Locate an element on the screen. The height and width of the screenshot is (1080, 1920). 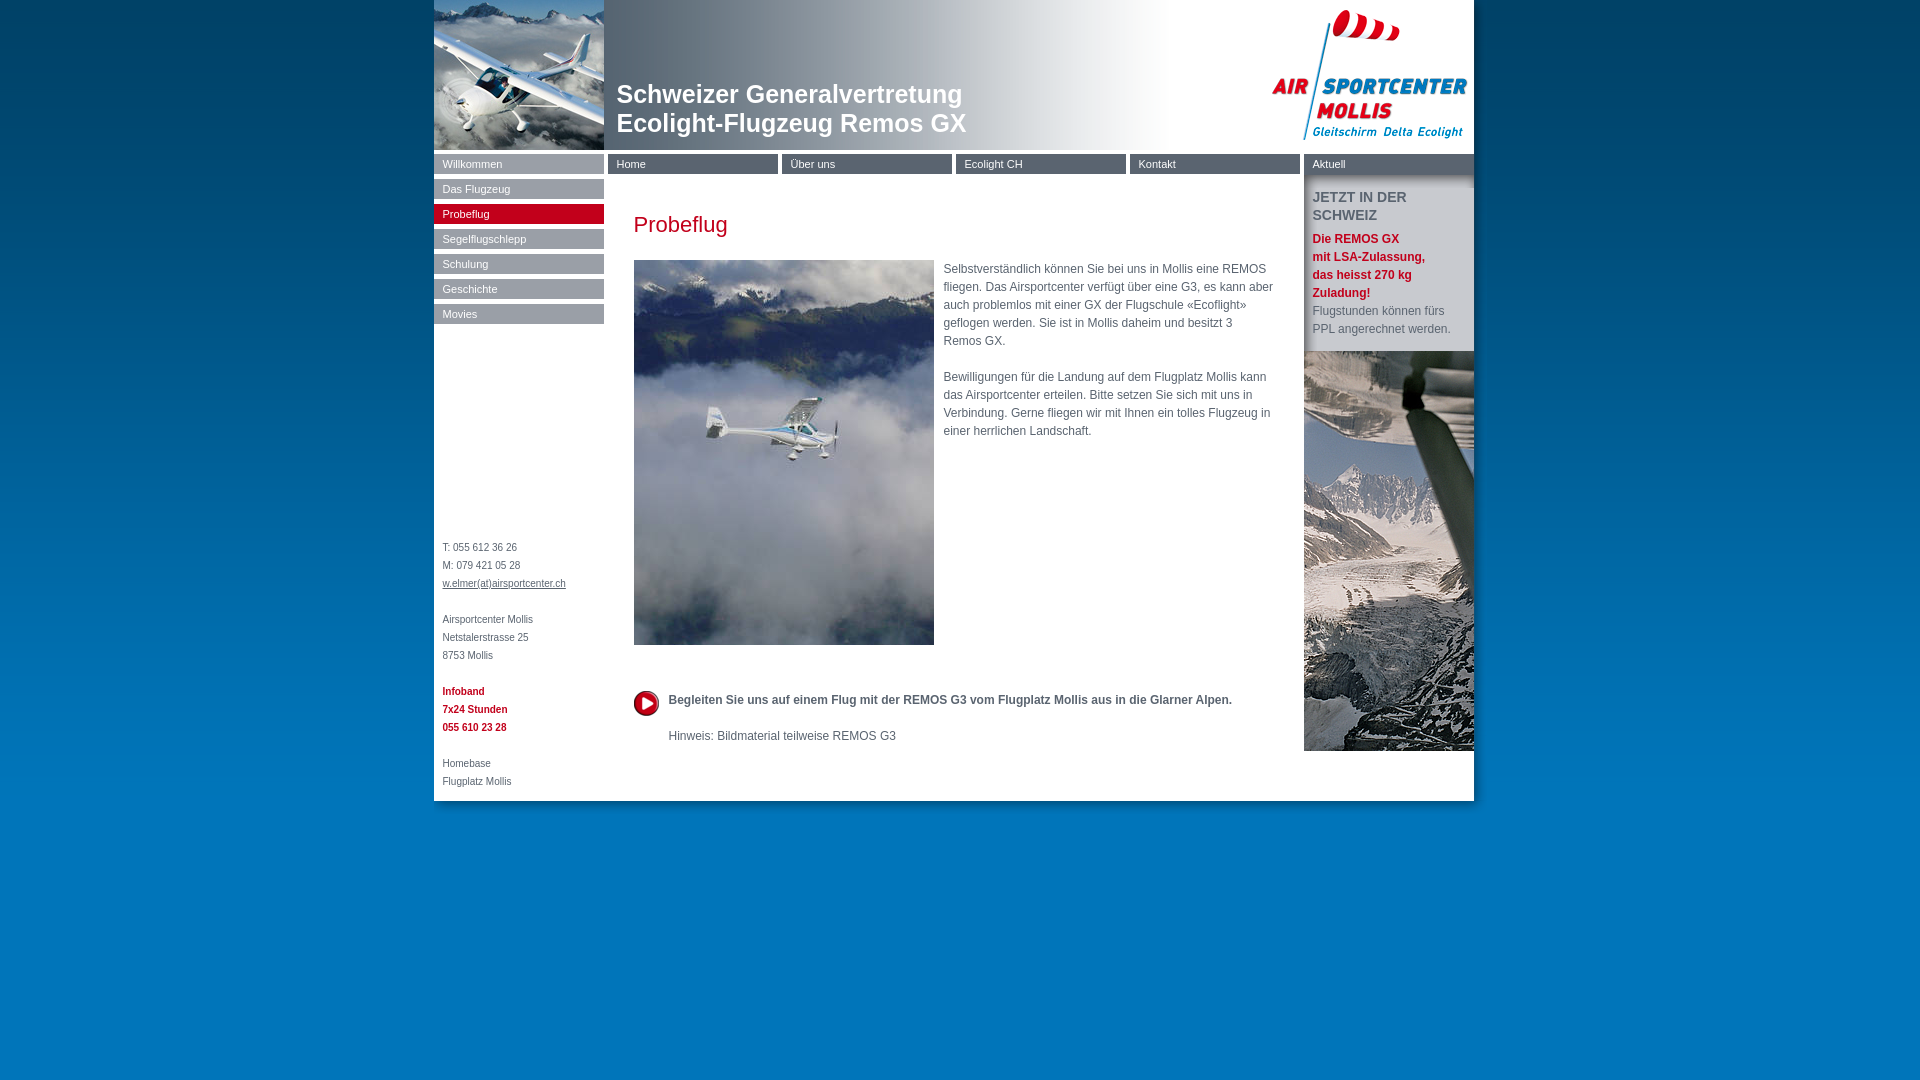
'Schulung' is located at coordinates (432, 262).